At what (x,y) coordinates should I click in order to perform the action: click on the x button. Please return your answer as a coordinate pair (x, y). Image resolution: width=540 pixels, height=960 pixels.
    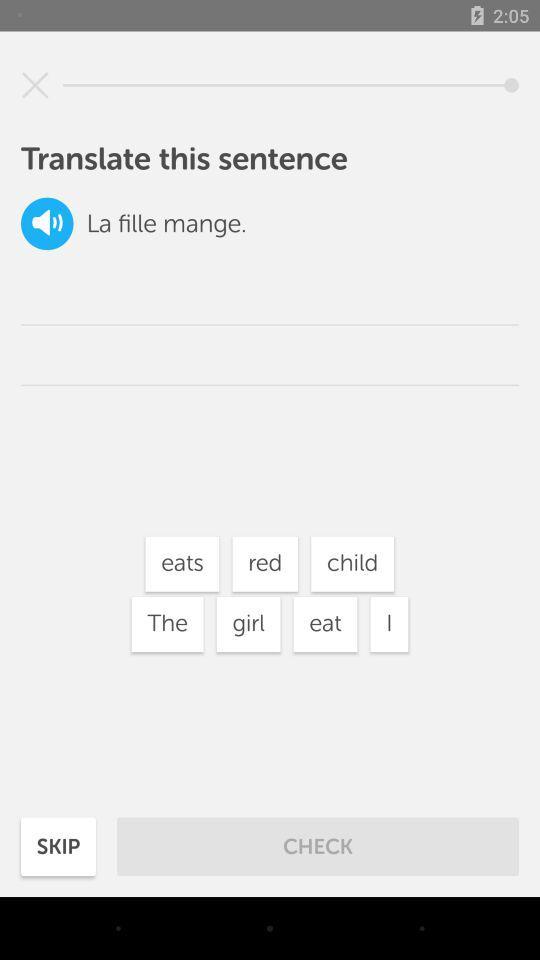
    Looking at the image, I should click on (35, 85).